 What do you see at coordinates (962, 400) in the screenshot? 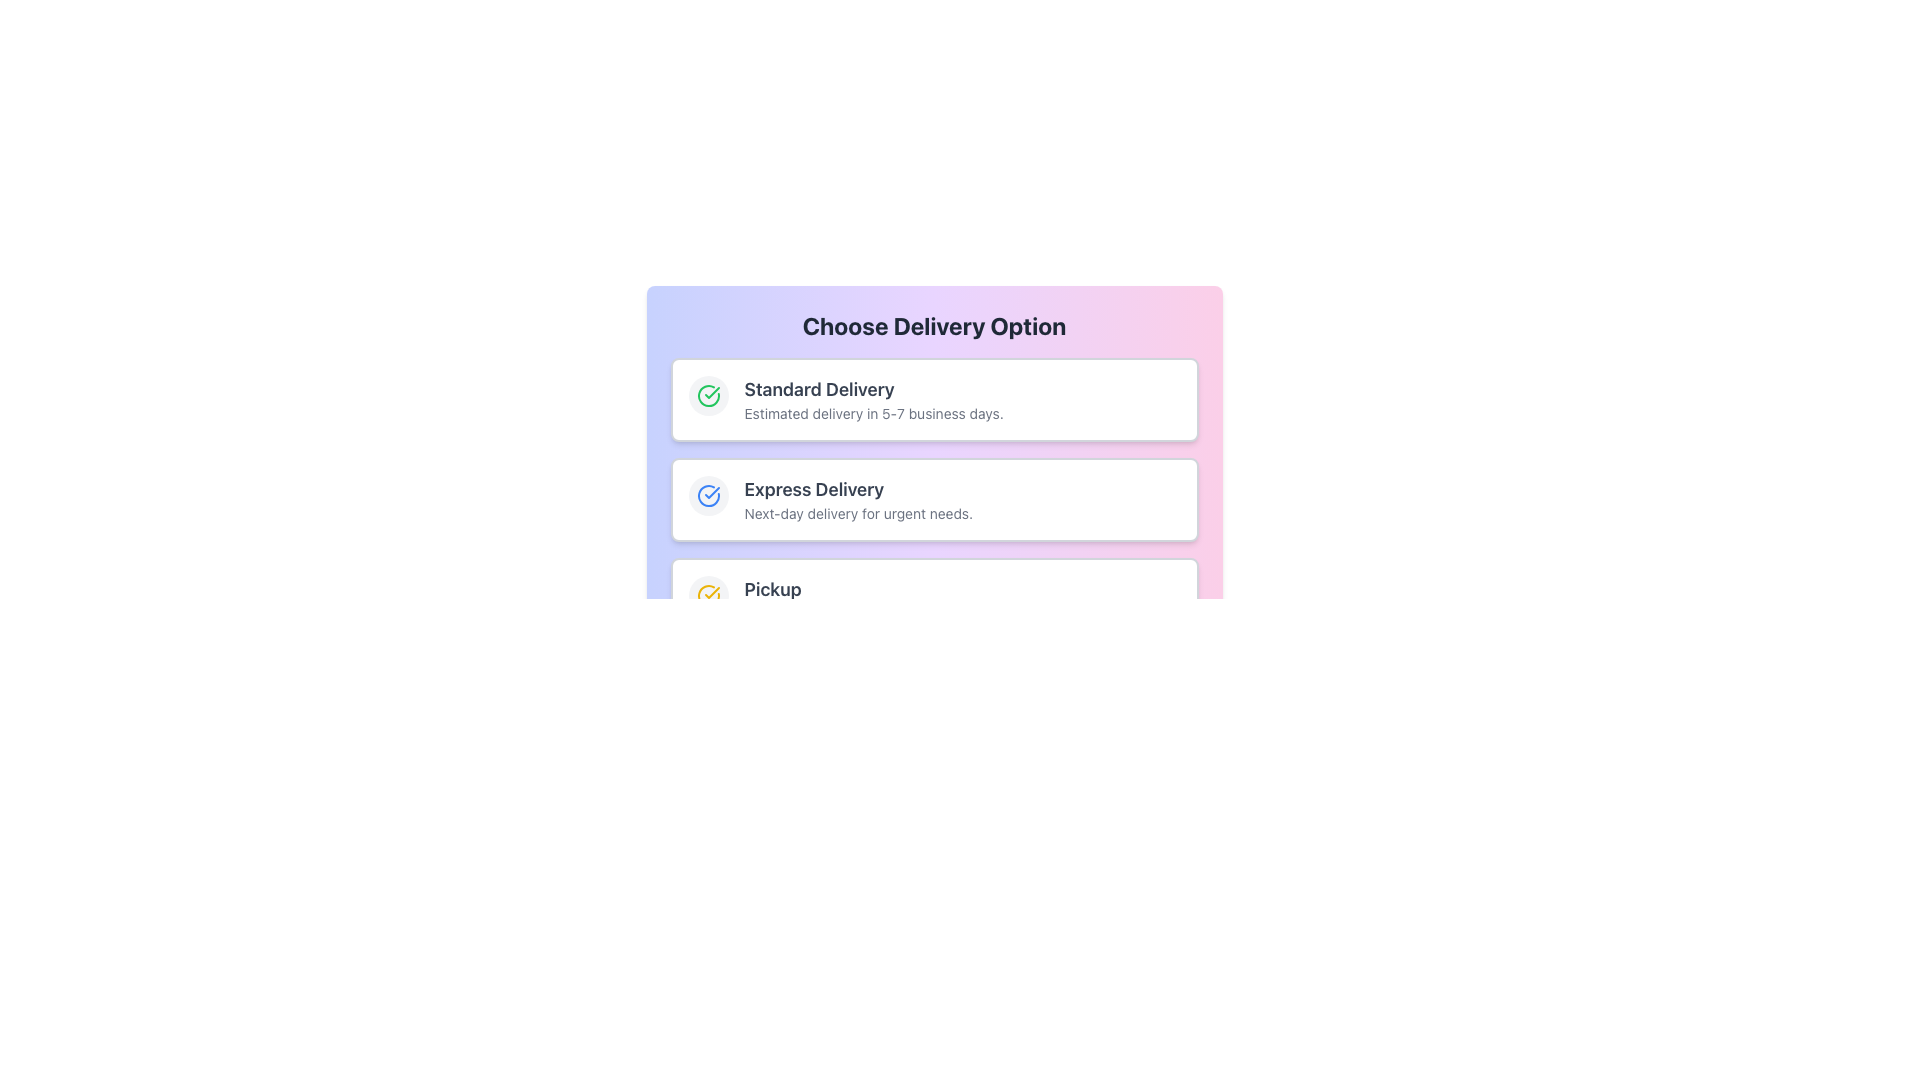
I see `the text element displaying 'Standard Delivery' and 'Estimated delivery in 5-7 business days', located in the 'Choose Delivery Option' form interface` at bounding box center [962, 400].